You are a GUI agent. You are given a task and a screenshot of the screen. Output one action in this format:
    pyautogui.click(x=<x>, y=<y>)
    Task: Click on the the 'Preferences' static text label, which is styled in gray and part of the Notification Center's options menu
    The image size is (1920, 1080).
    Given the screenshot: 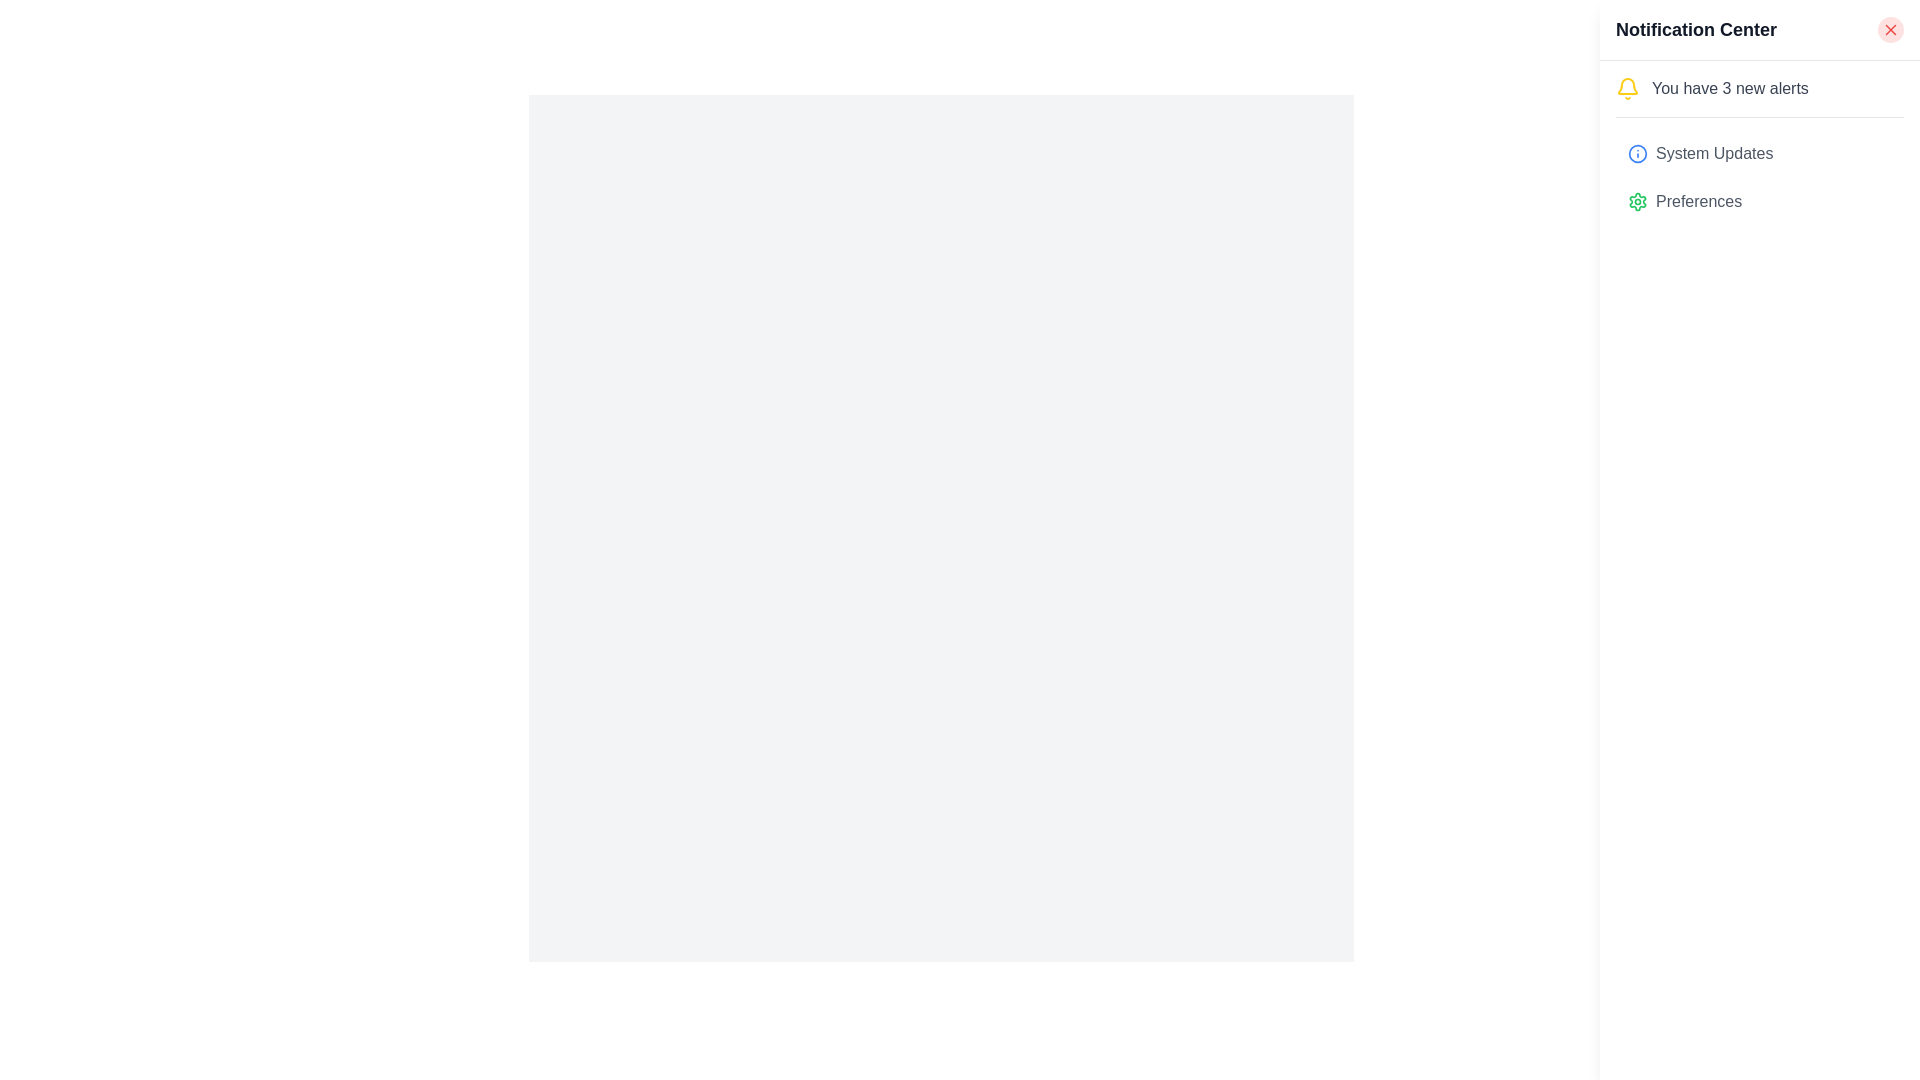 What is the action you would take?
    pyautogui.click(x=1698, y=201)
    